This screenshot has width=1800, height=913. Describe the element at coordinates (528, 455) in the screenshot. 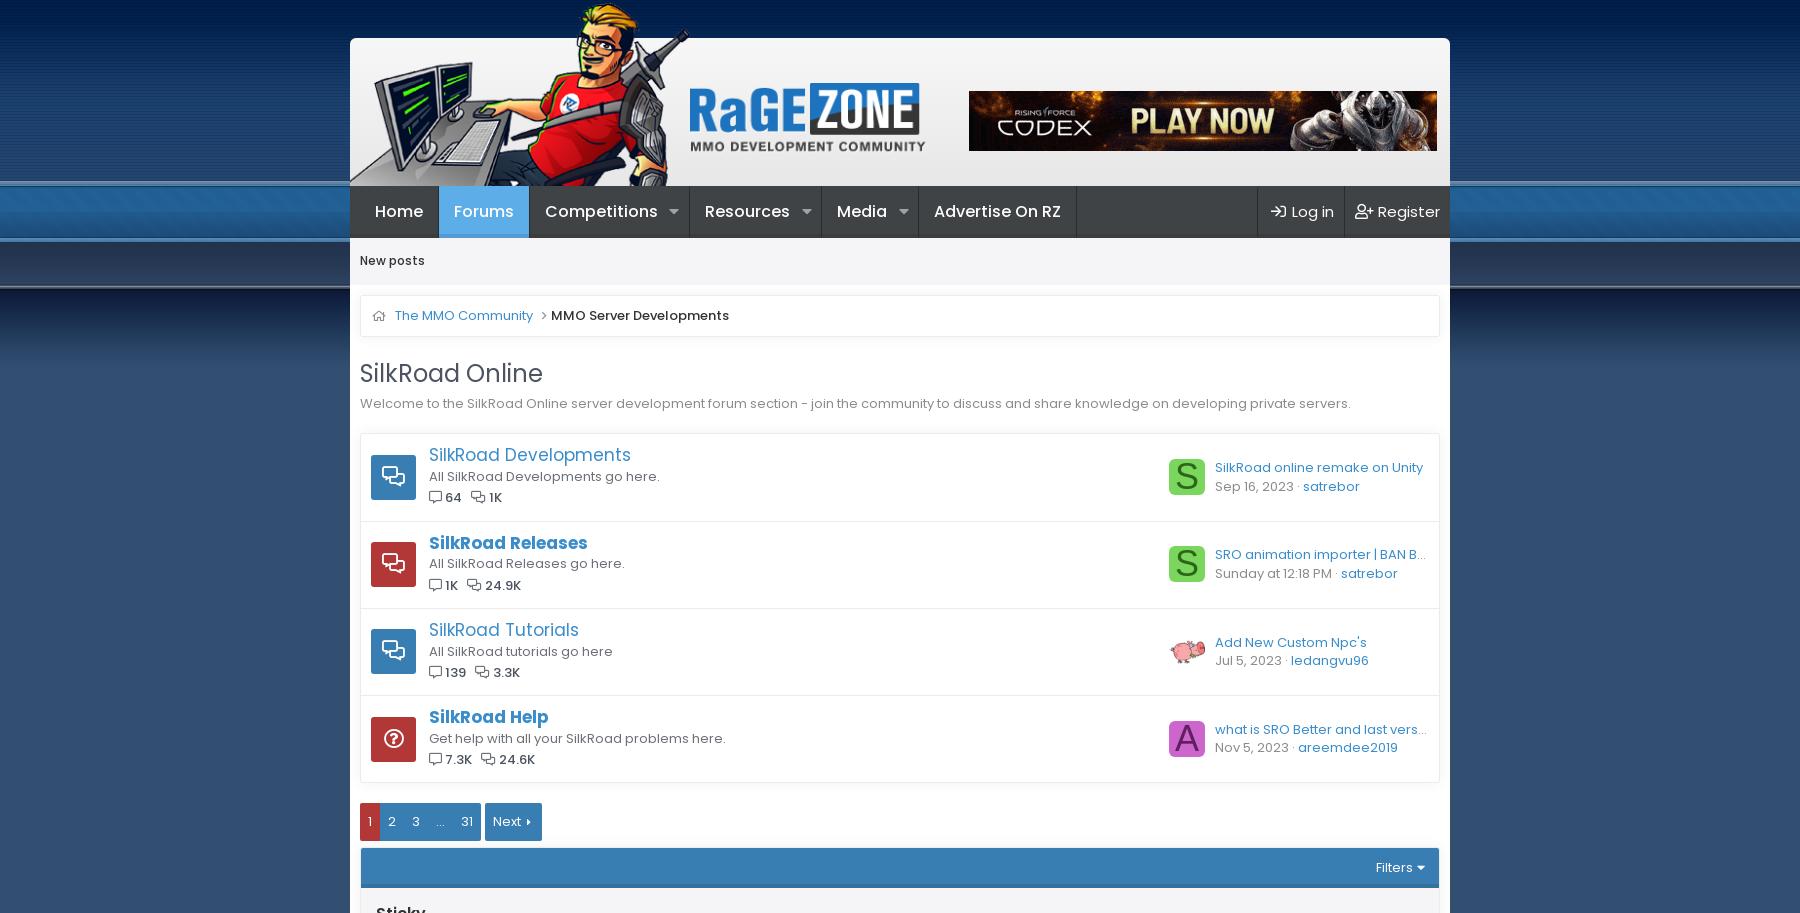

I see `'SilkRoad Developments'` at that location.